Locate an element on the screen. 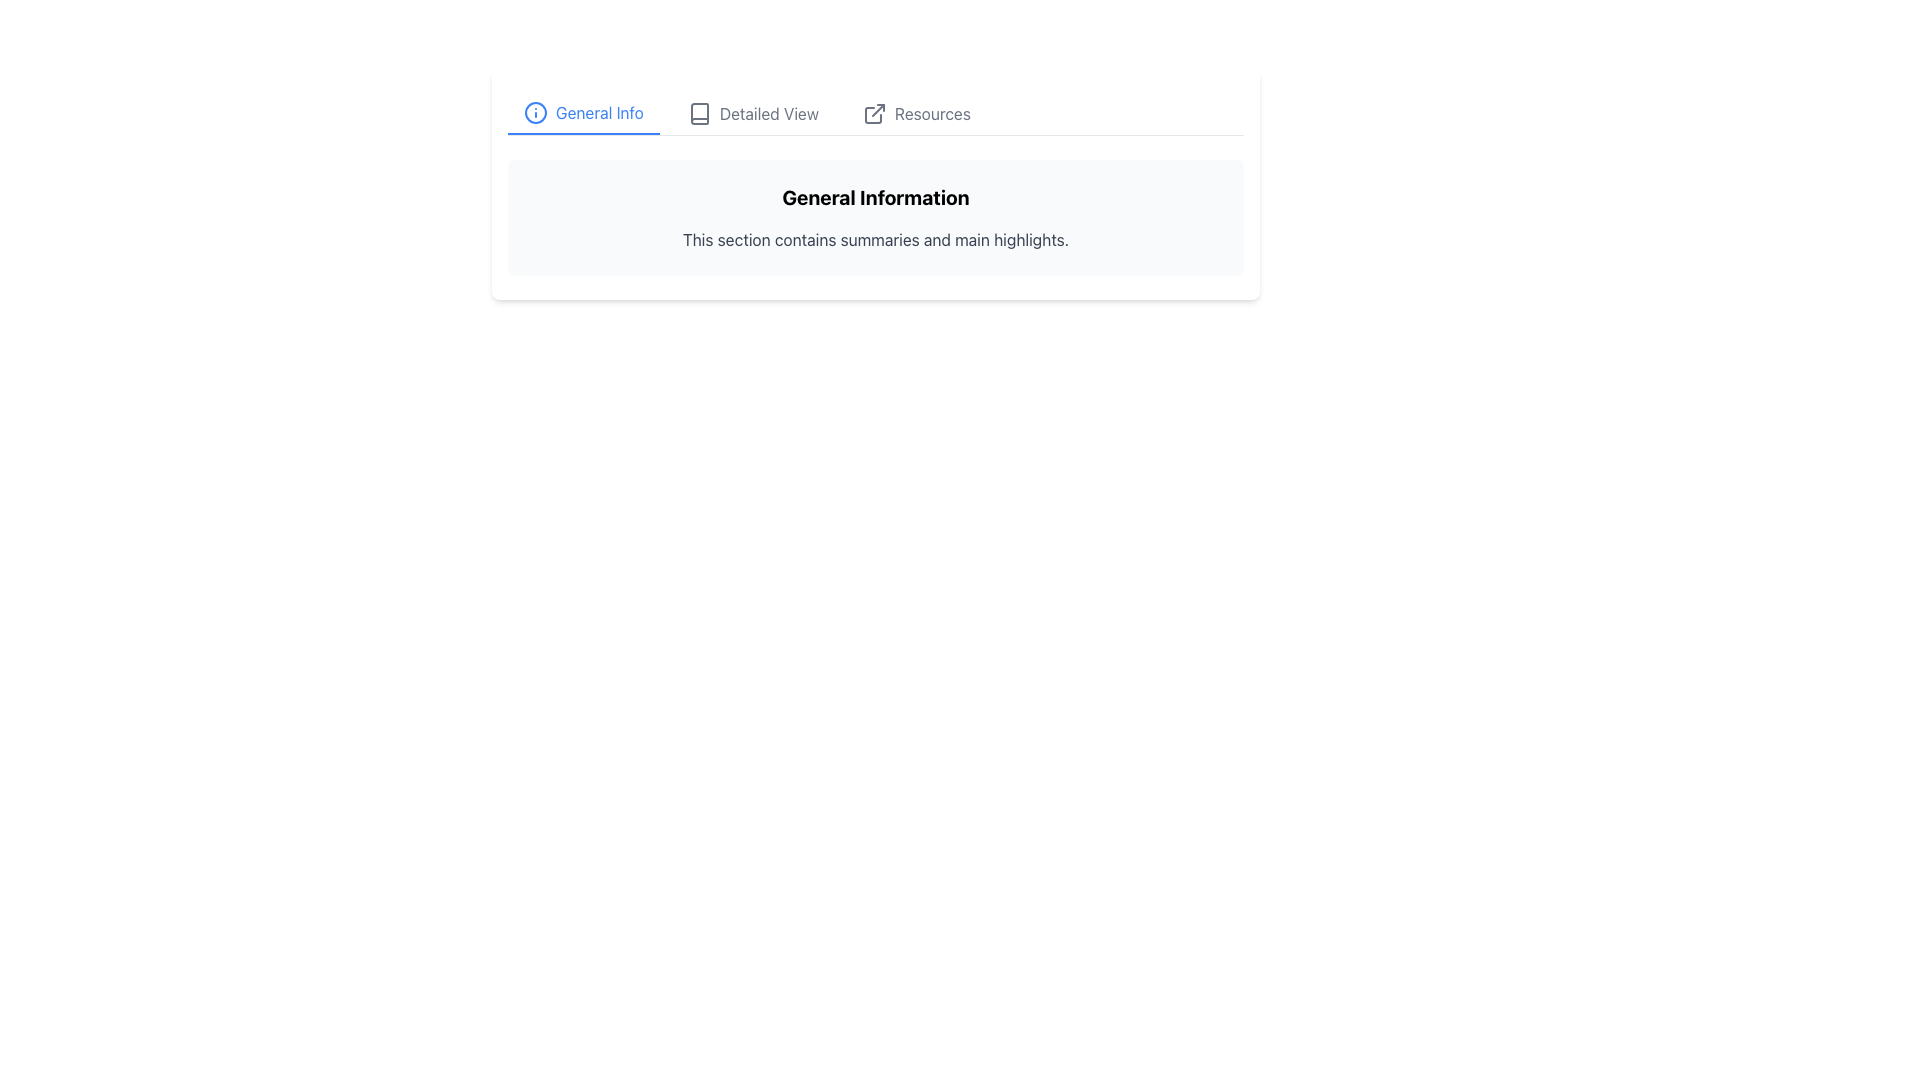 This screenshot has height=1080, width=1920. text in the Informational Section located at the center of the upper half of the view, below the navigation toolbar is located at coordinates (875, 184).